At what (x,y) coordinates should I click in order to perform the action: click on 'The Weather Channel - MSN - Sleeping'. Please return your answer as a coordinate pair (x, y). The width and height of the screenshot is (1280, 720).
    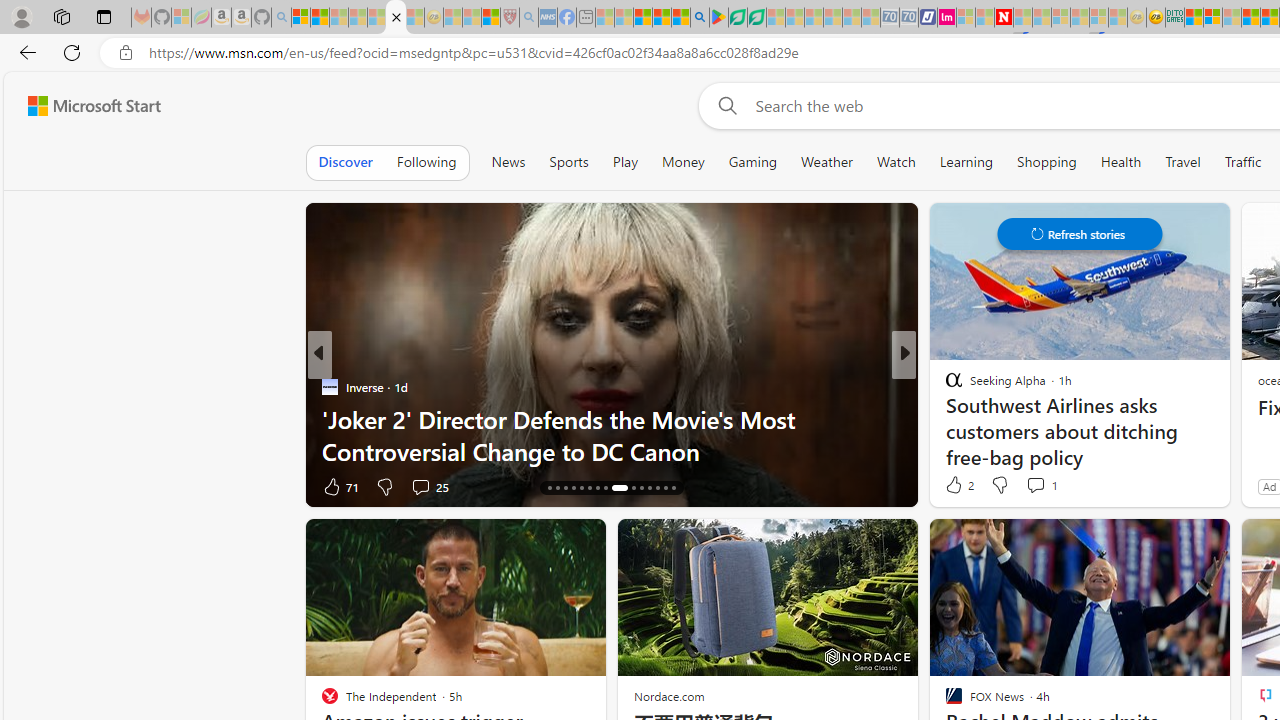
    Looking at the image, I should click on (339, 17).